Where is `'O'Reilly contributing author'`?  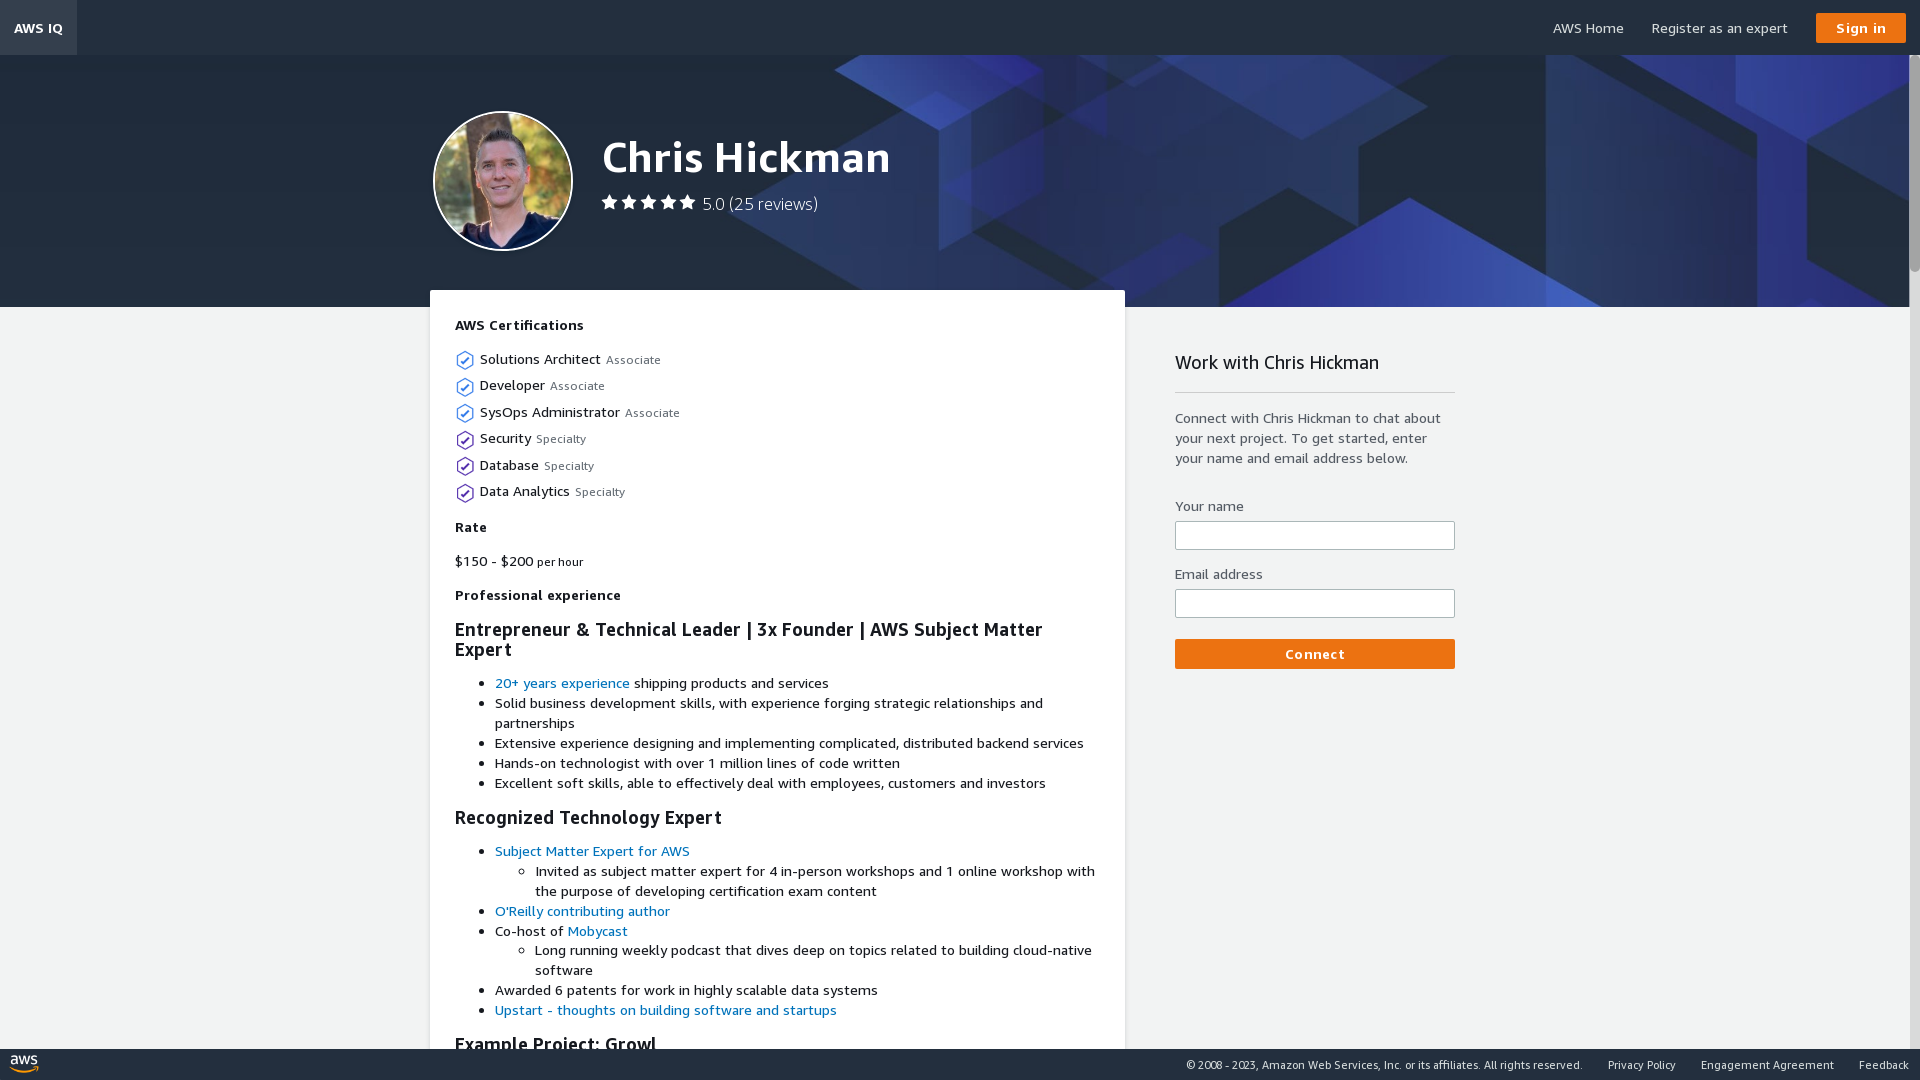
'O'Reilly contributing author' is located at coordinates (581, 910).